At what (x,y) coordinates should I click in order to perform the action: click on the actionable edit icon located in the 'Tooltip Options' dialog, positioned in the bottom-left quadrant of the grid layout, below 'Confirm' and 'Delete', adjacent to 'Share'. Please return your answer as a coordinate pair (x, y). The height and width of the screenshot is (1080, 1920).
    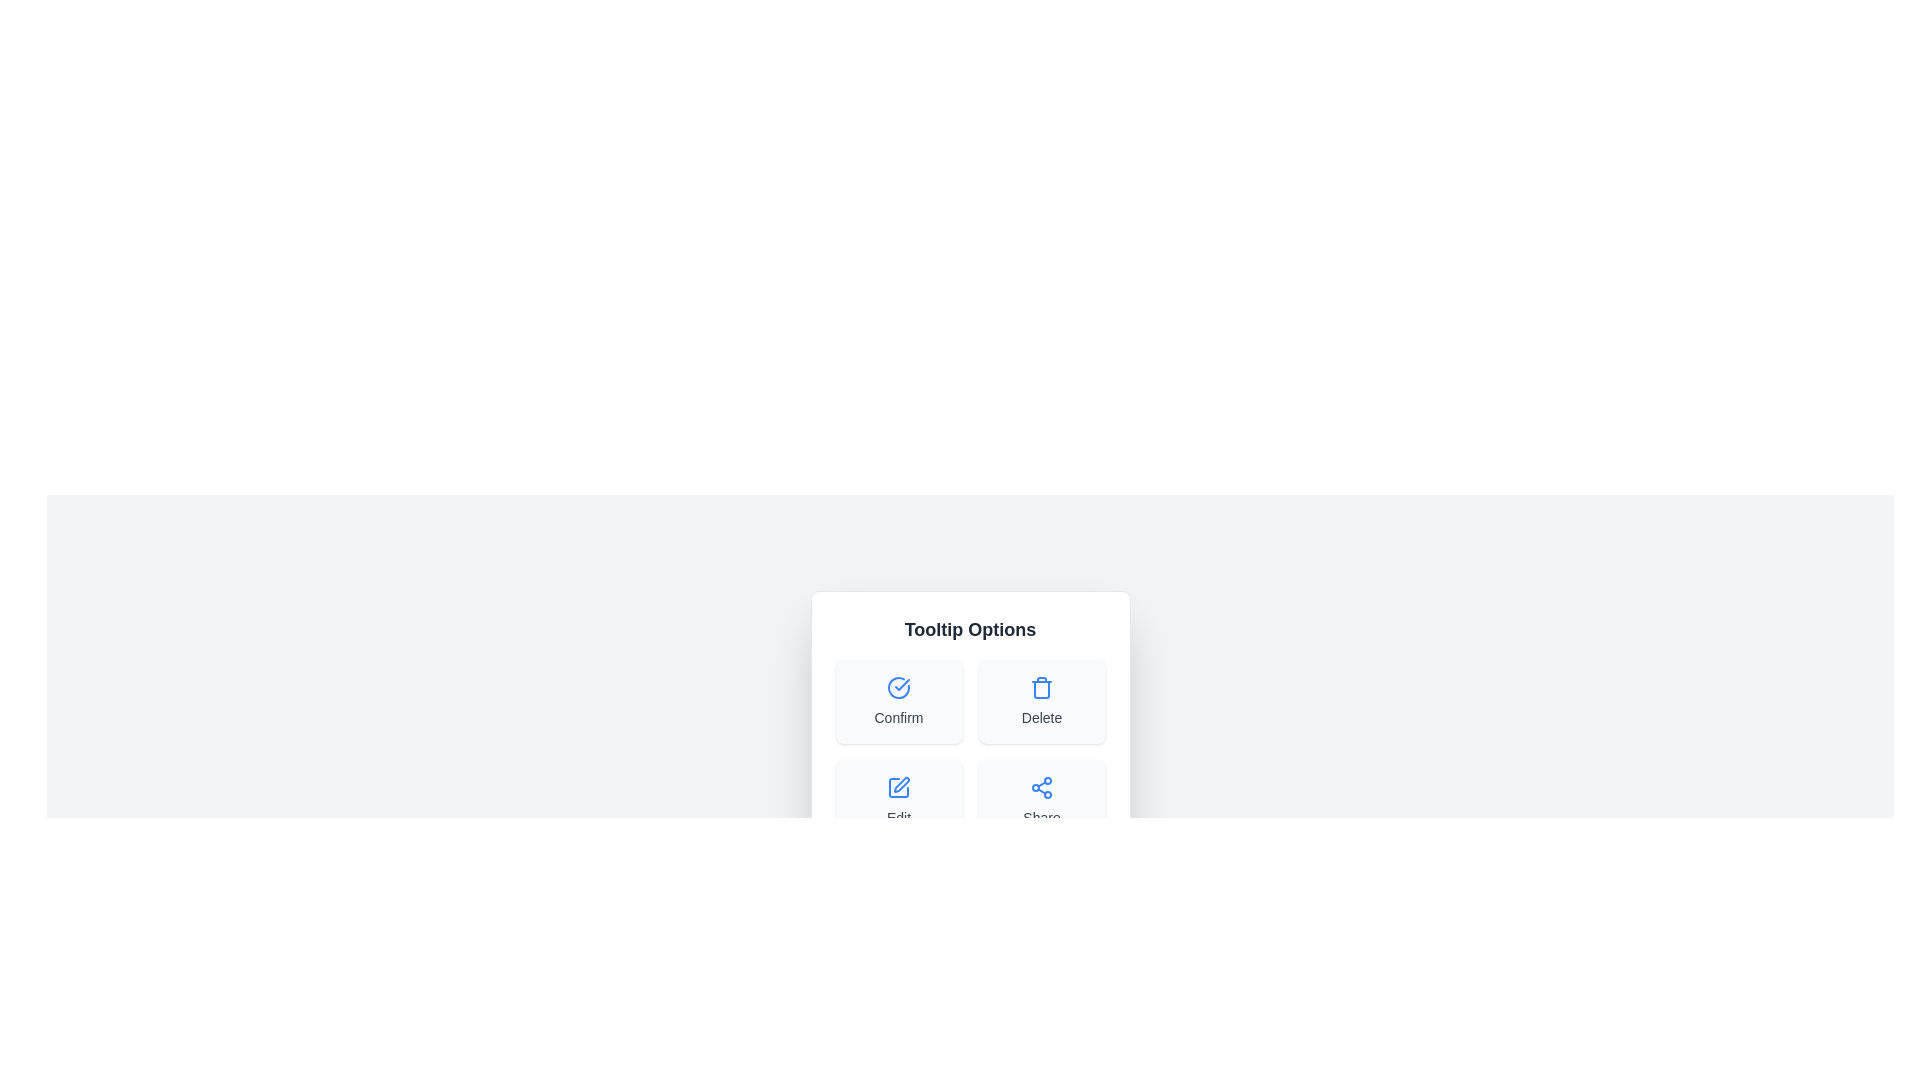
    Looking at the image, I should click on (901, 784).